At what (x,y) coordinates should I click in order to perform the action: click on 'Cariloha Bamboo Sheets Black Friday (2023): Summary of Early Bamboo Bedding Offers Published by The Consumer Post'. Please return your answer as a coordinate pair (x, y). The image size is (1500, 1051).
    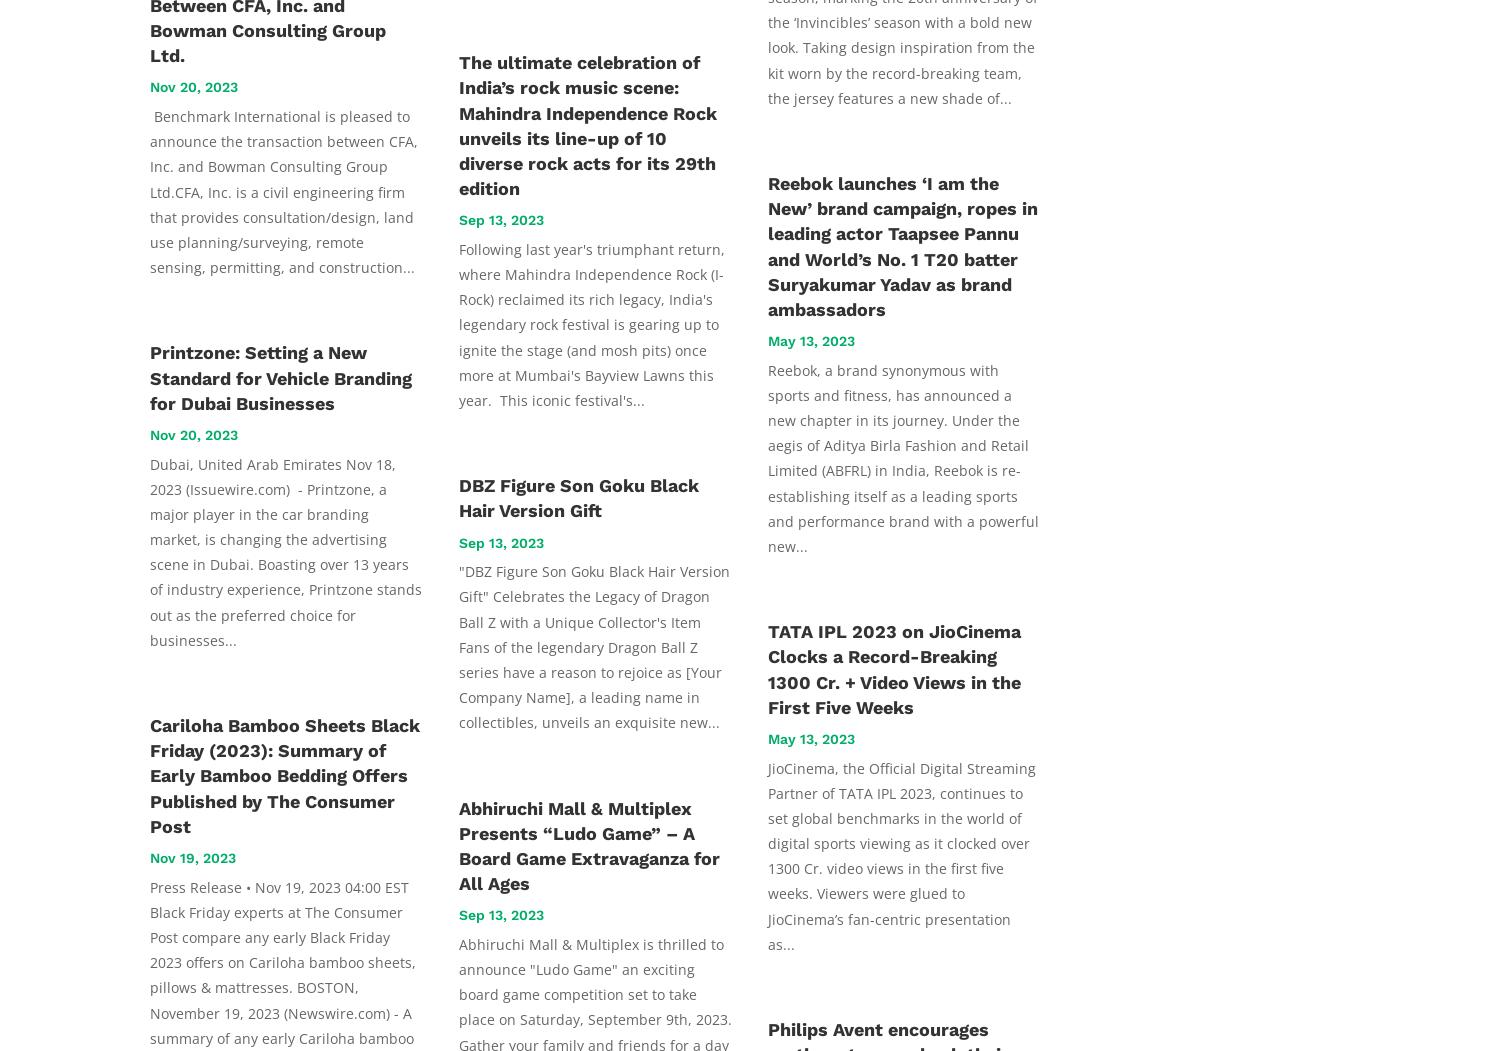
    Looking at the image, I should click on (285, 774).